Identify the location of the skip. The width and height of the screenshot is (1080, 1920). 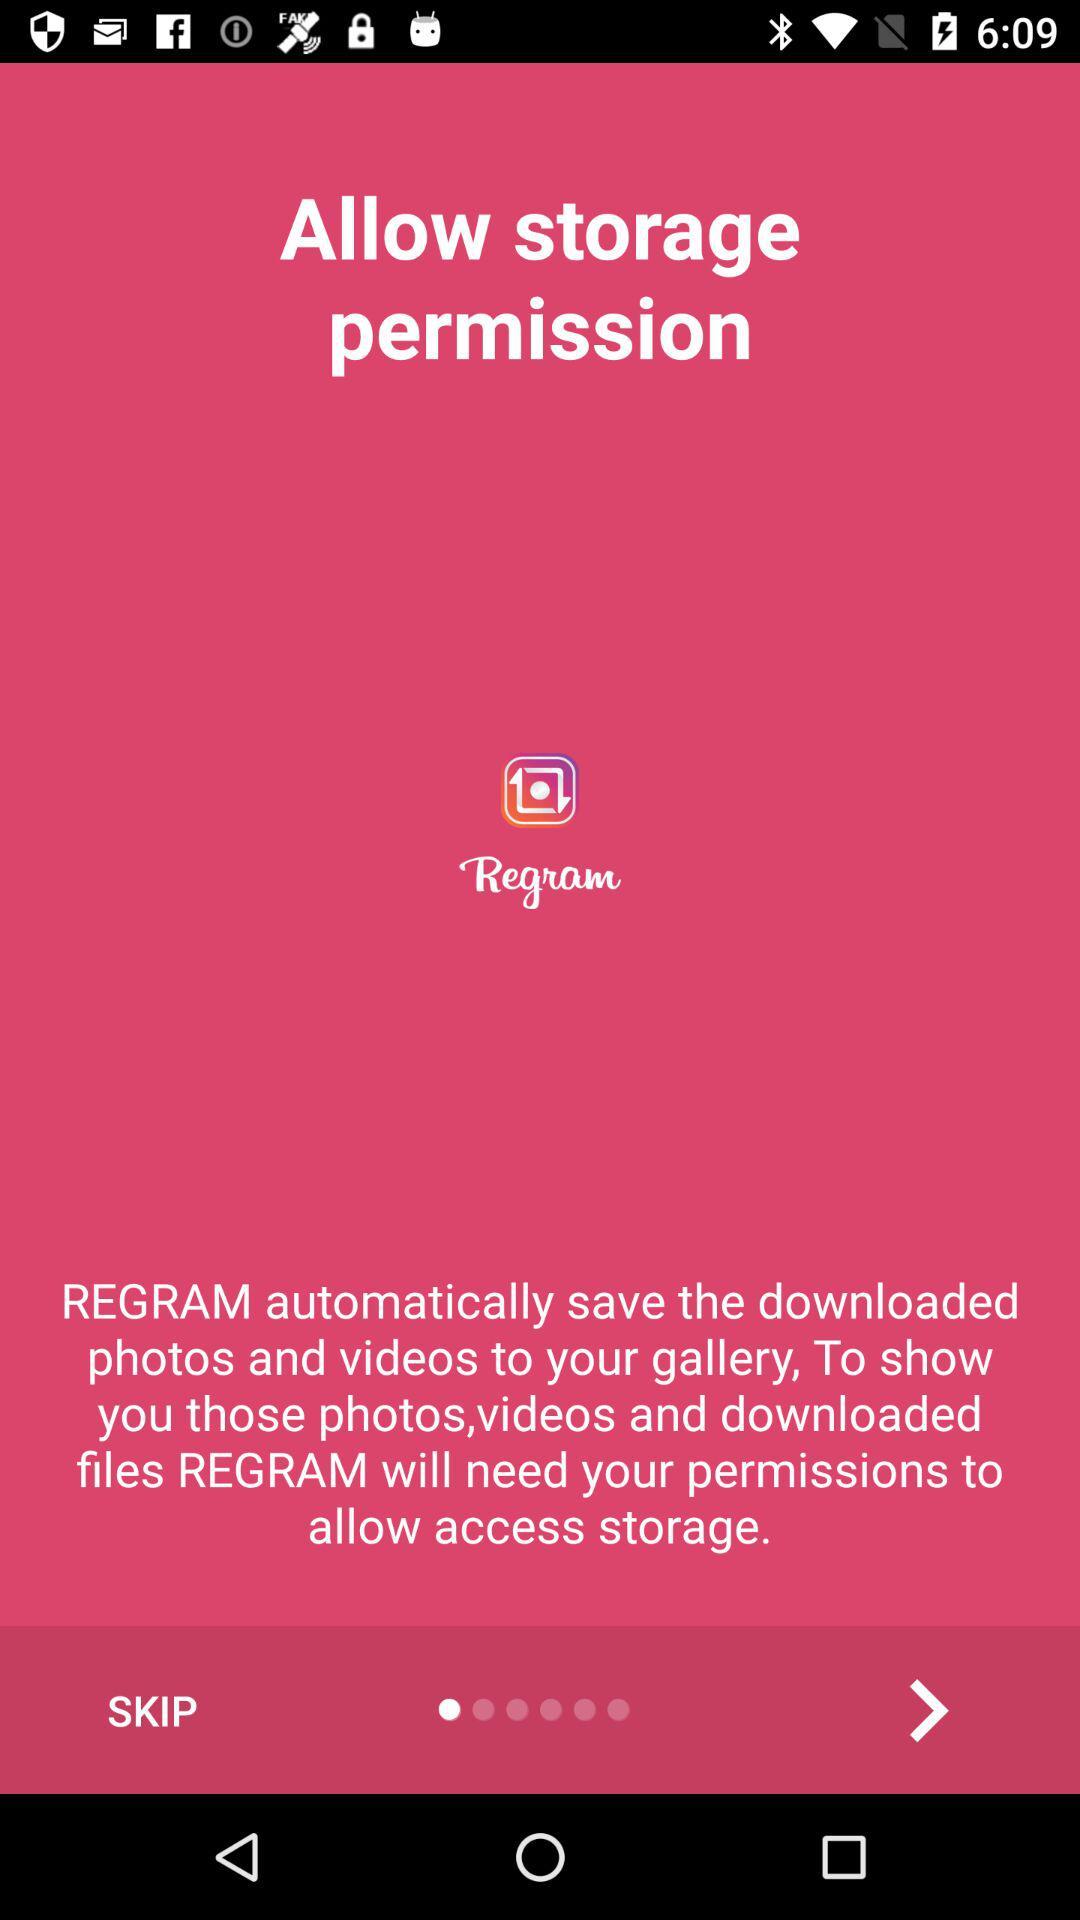
(151, 1709).